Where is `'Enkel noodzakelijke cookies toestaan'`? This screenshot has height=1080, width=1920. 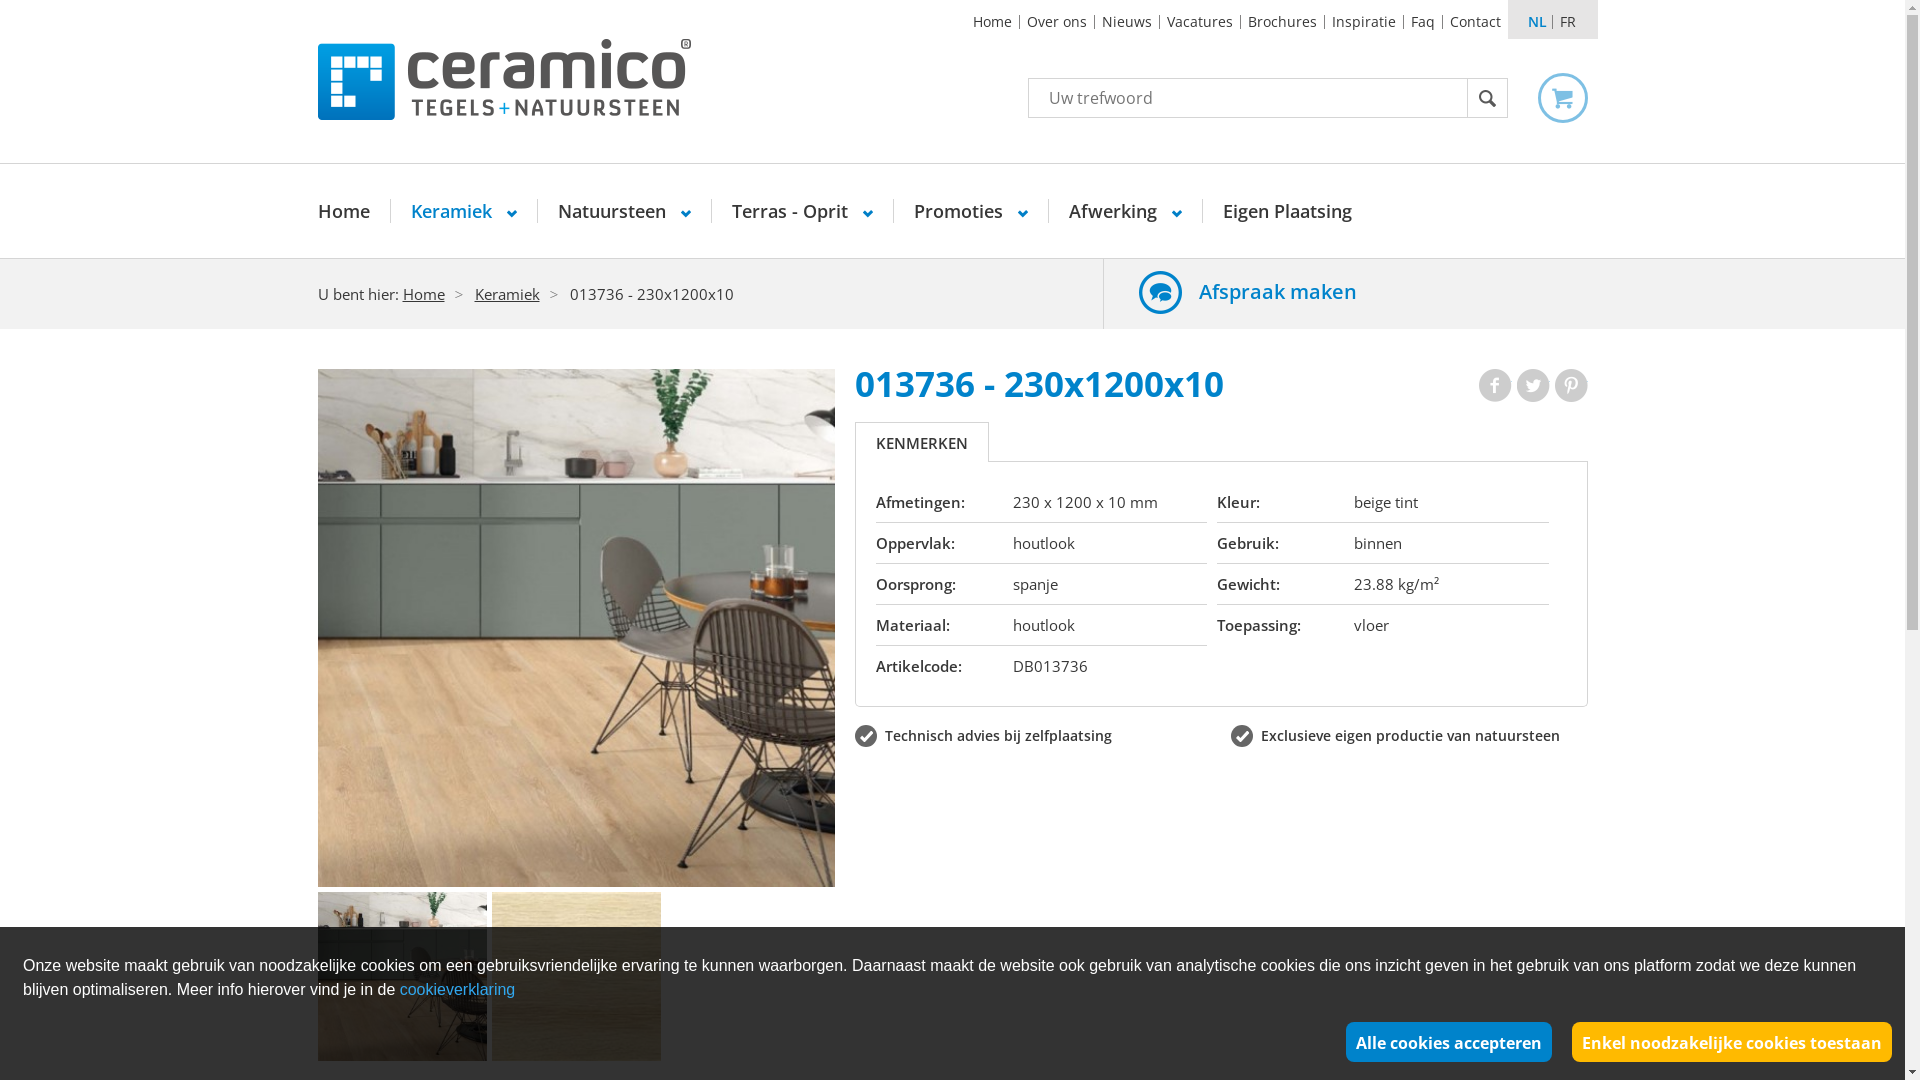
'Enkel noodzakelijke cookies toestaan' is located at coordinates (1731, 1040).